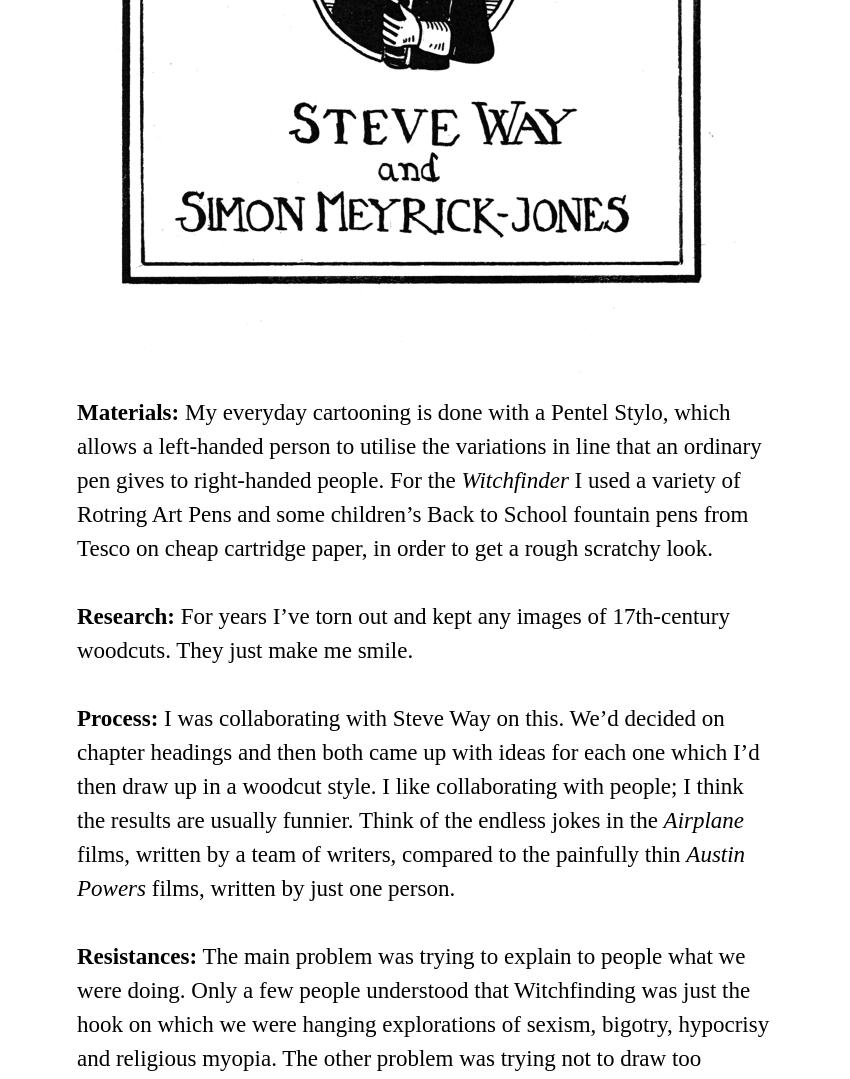 The width and height of the screenshot is (850, 1079). Describe the element at coordinates (460, 478) in the screenshot. I see `'Witchfinder'` at that location.